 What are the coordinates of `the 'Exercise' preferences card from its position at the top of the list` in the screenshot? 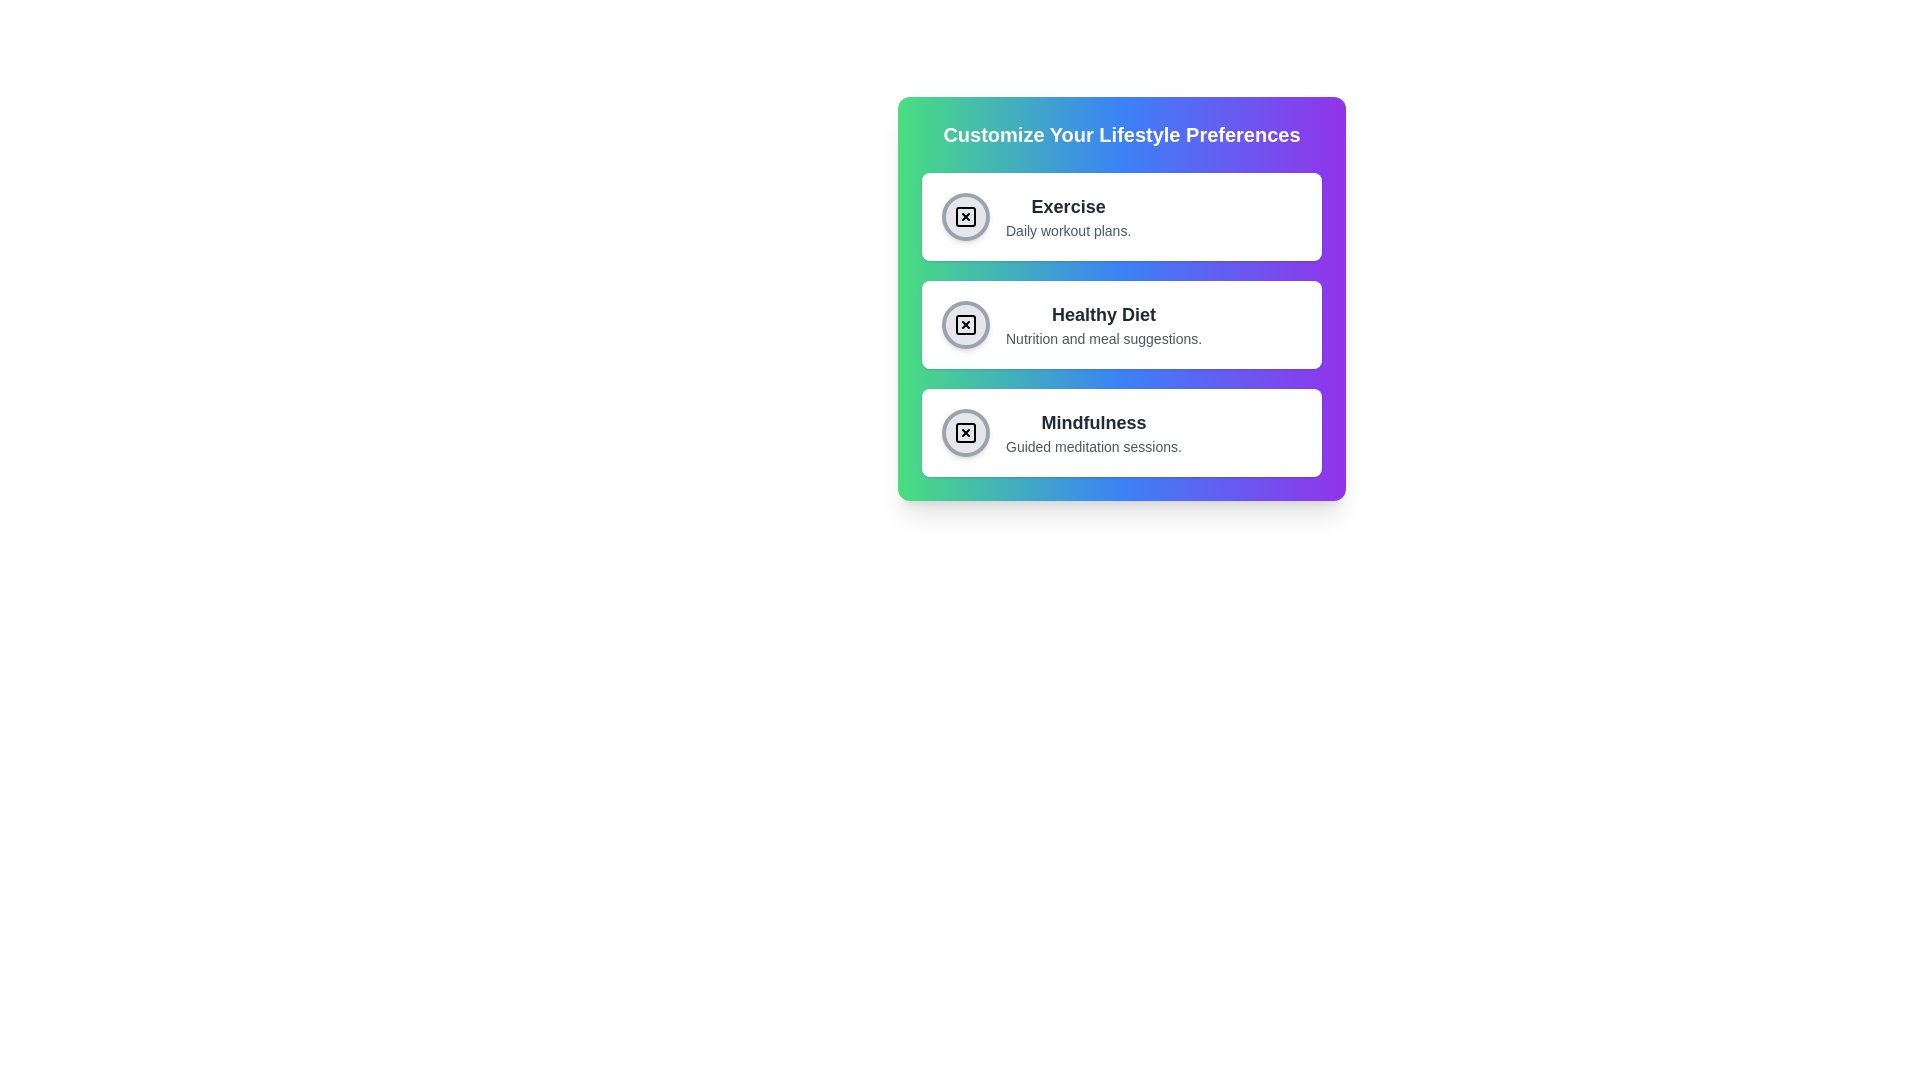 It's located at (1122, 216).